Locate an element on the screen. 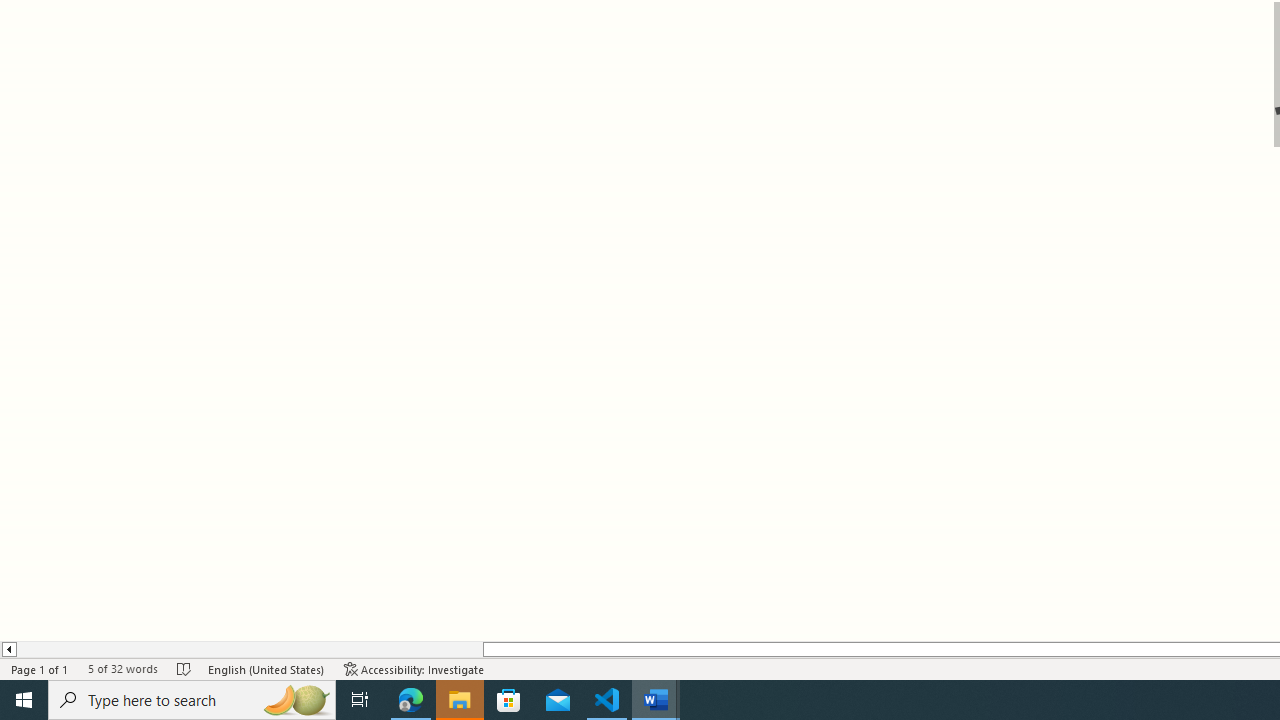 This screenshot has width=1280, height=720. 'Word Count 5 of 32 words' is located at coordinates (121, 669).